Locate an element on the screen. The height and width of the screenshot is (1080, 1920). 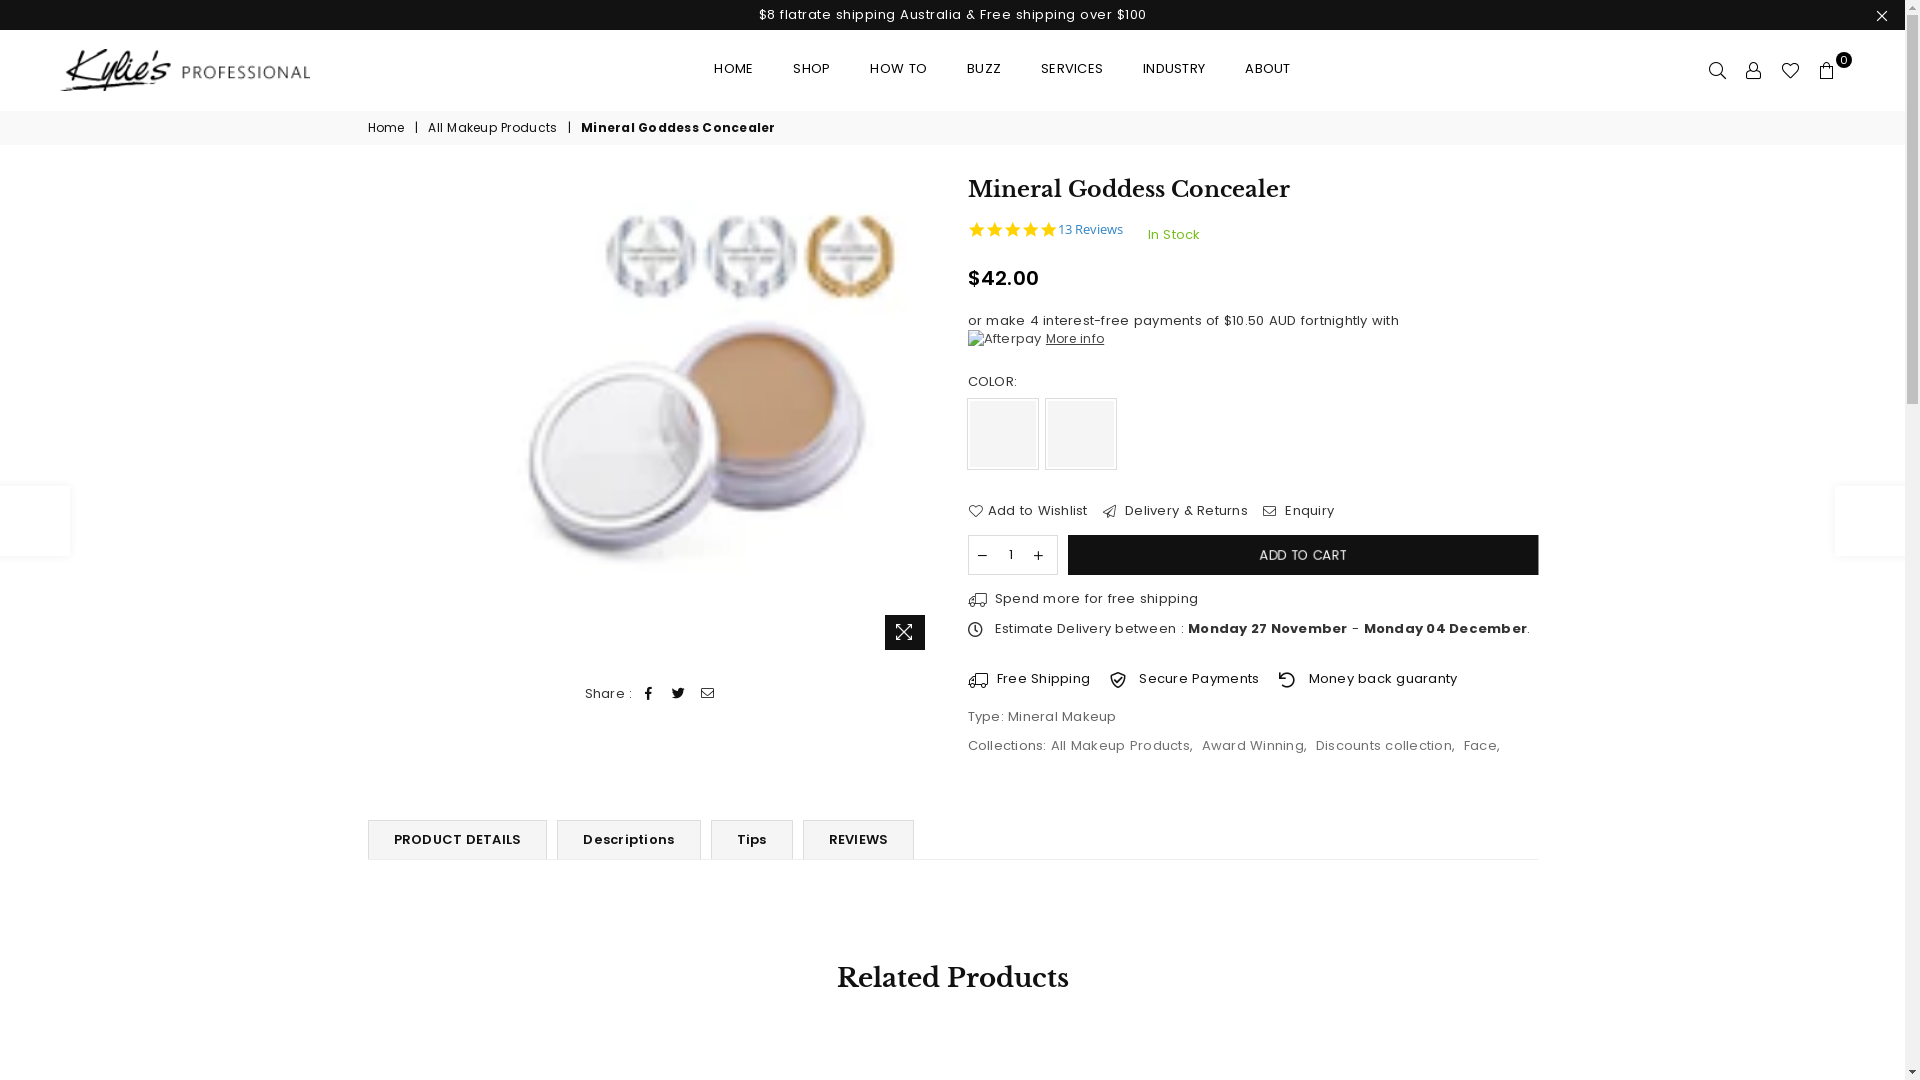
'PRODUCT DETAILS' is located at coordinates (456, 839).